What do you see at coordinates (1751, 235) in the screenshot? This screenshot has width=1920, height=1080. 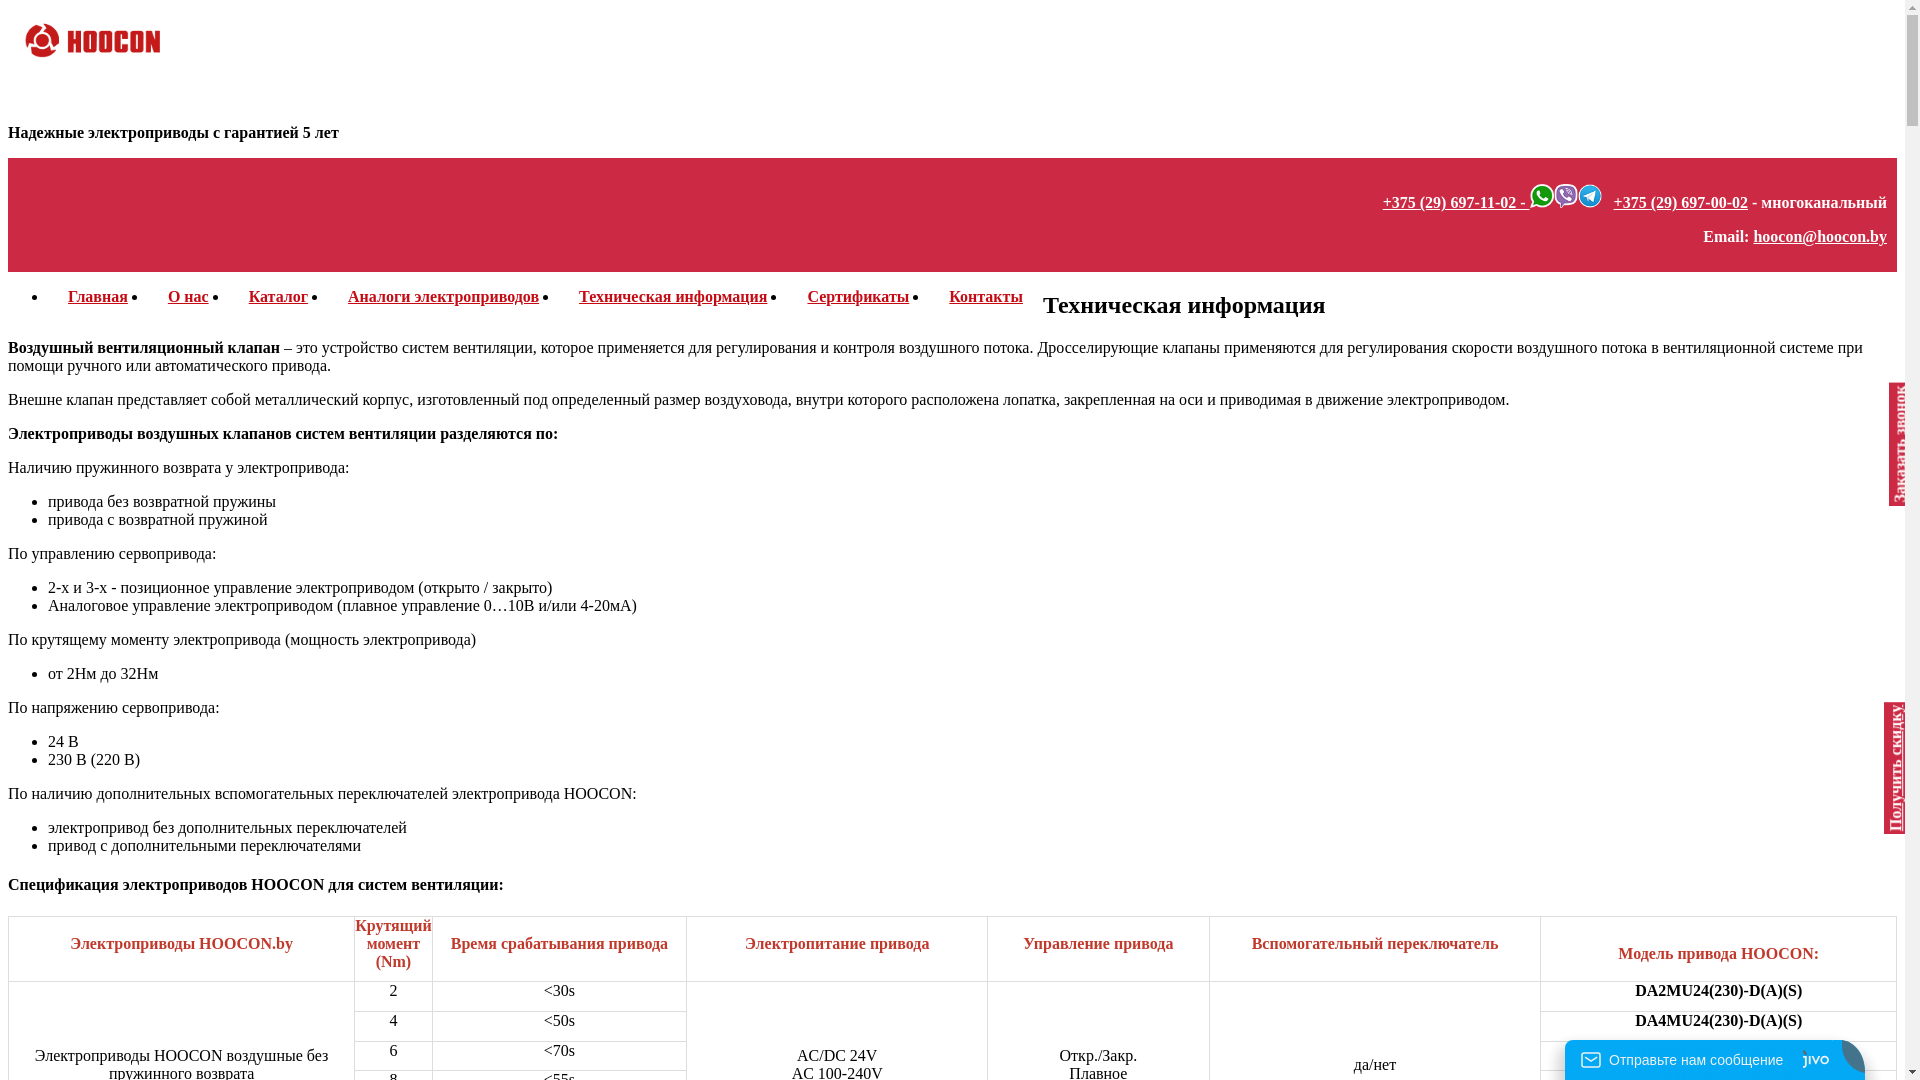 I see `'hoocon@hoocon.by'` at bounding box center [1751, 235].